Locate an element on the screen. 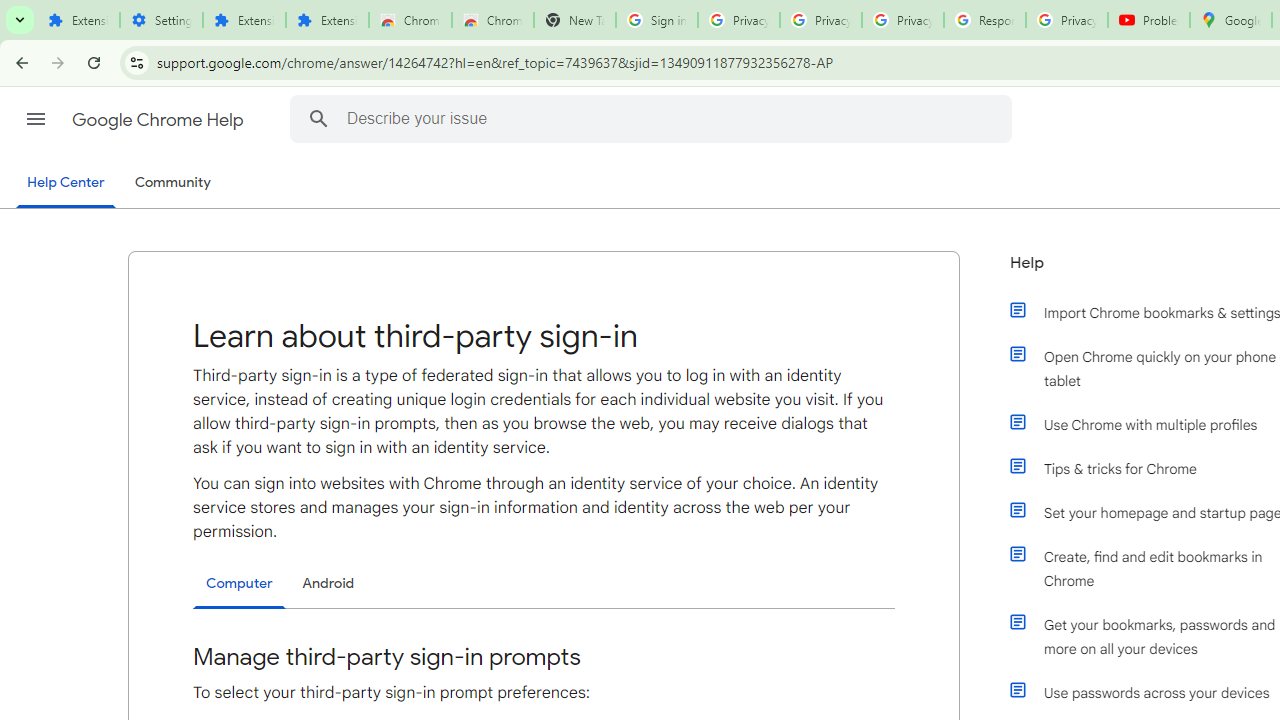 The height and width of the screenshot is (720, 1280). 'Chrome Web Store' is located at coordinates (409, 20).